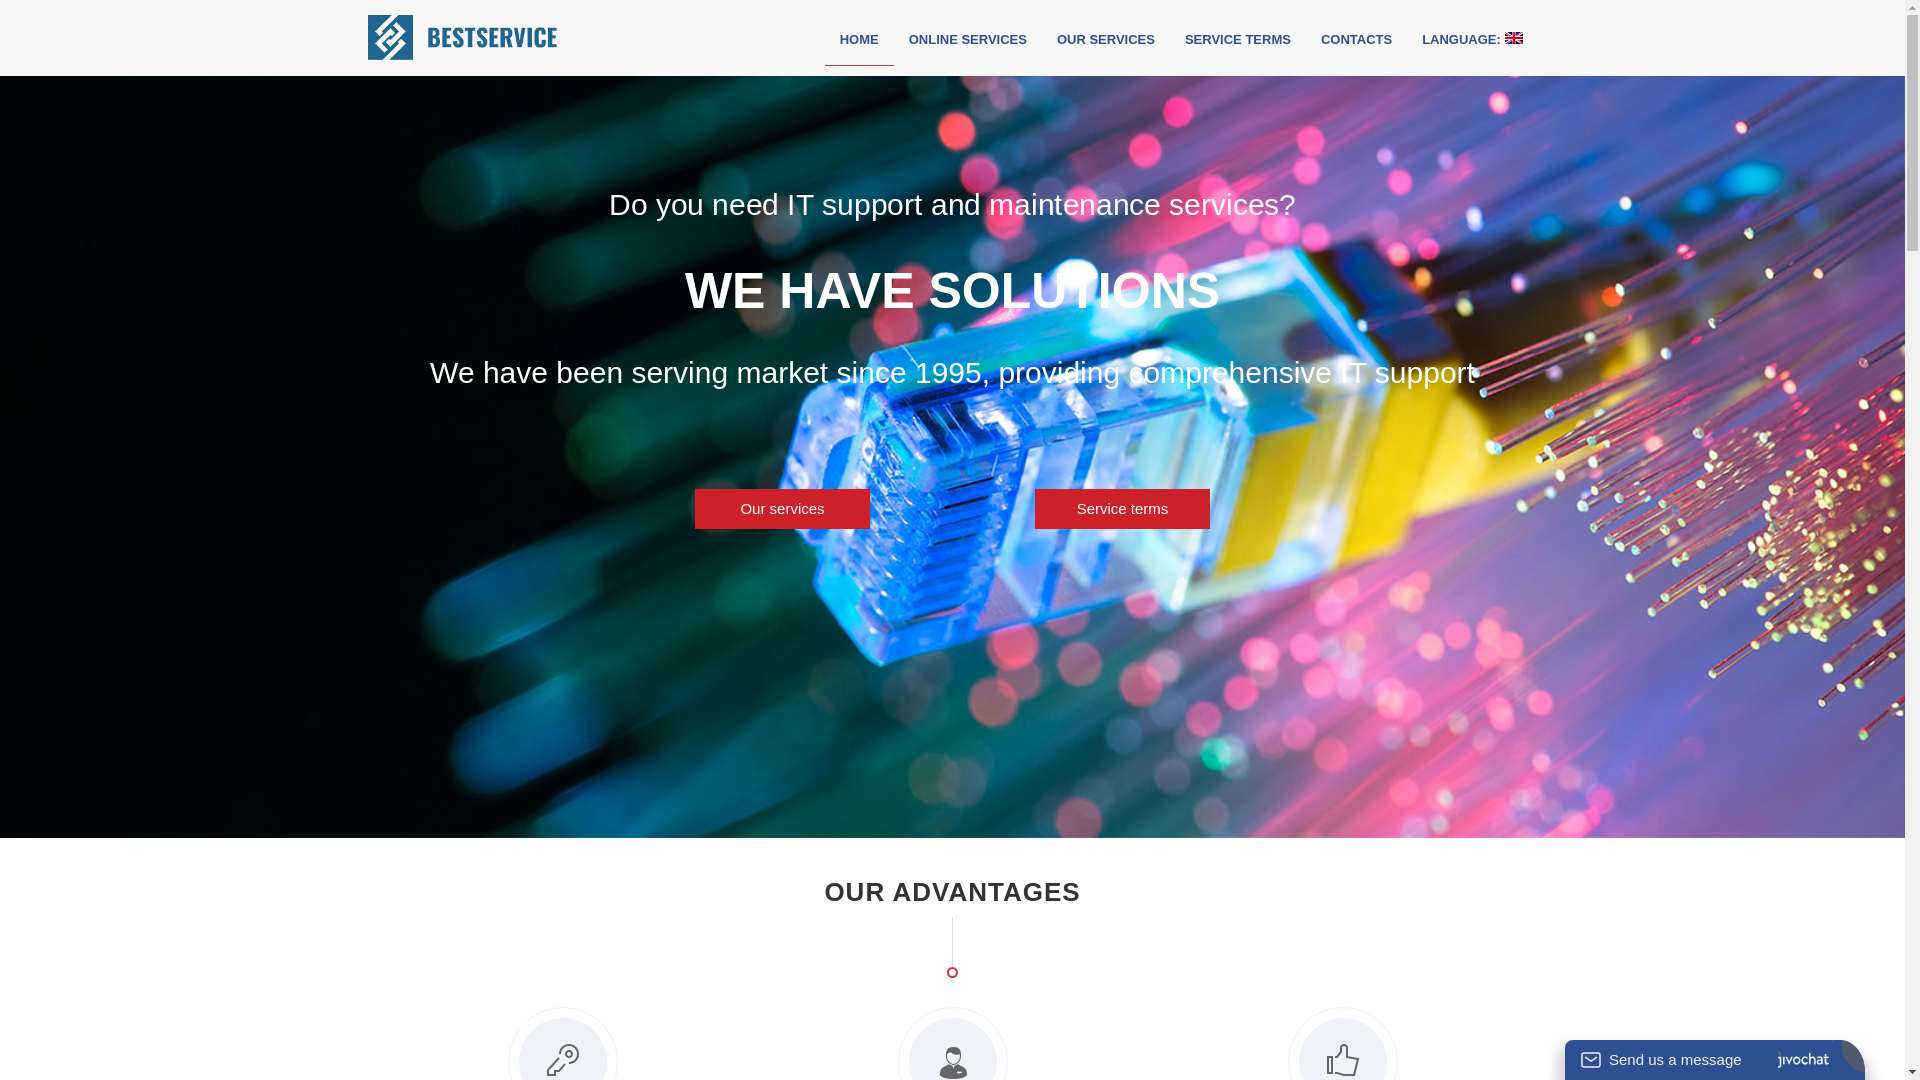 This screenshot has width=1920, height=1080. Describe the element at coordinates (499, 39) in the screenshot. I see `'Best Service'` at that location.